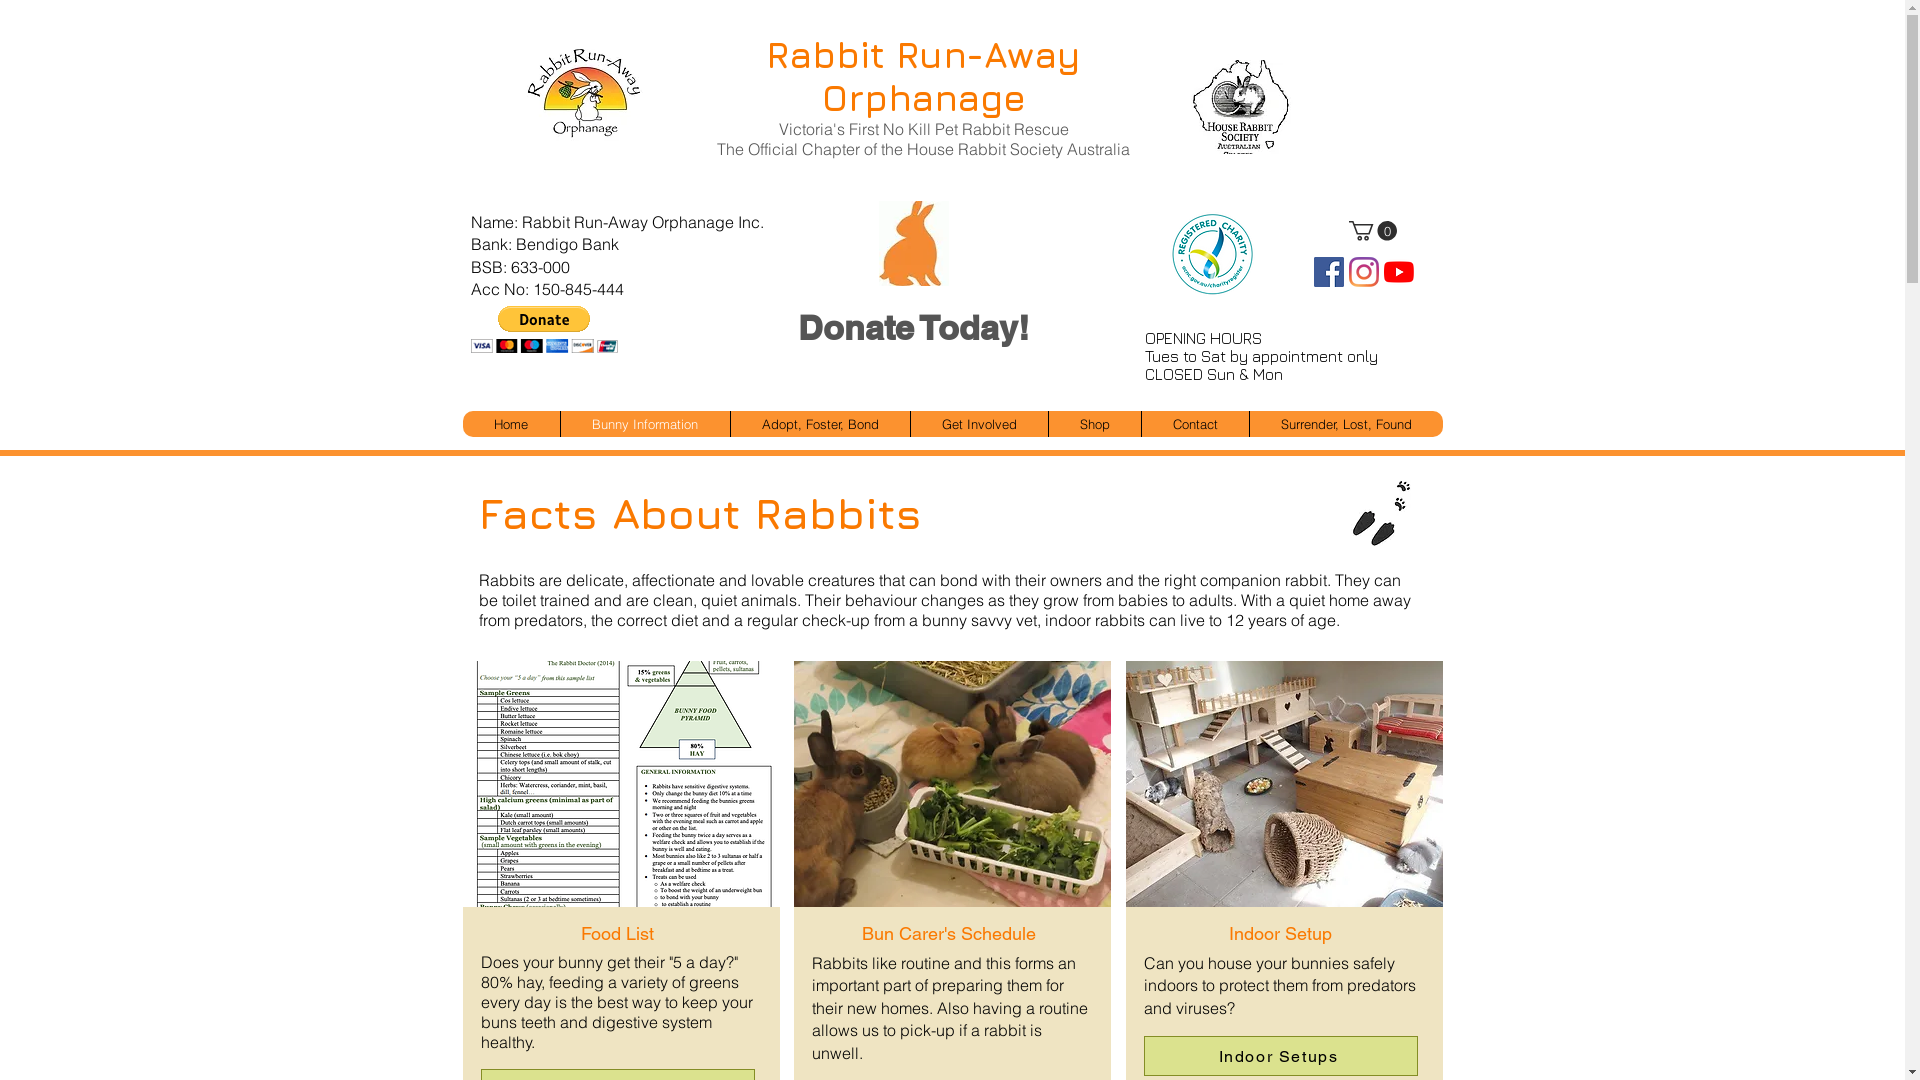  What do you see at coordinates (1344, 423) in the screenshot?
I see `'Surrender, Lost, Found'` at bounding box center [1344, 423].